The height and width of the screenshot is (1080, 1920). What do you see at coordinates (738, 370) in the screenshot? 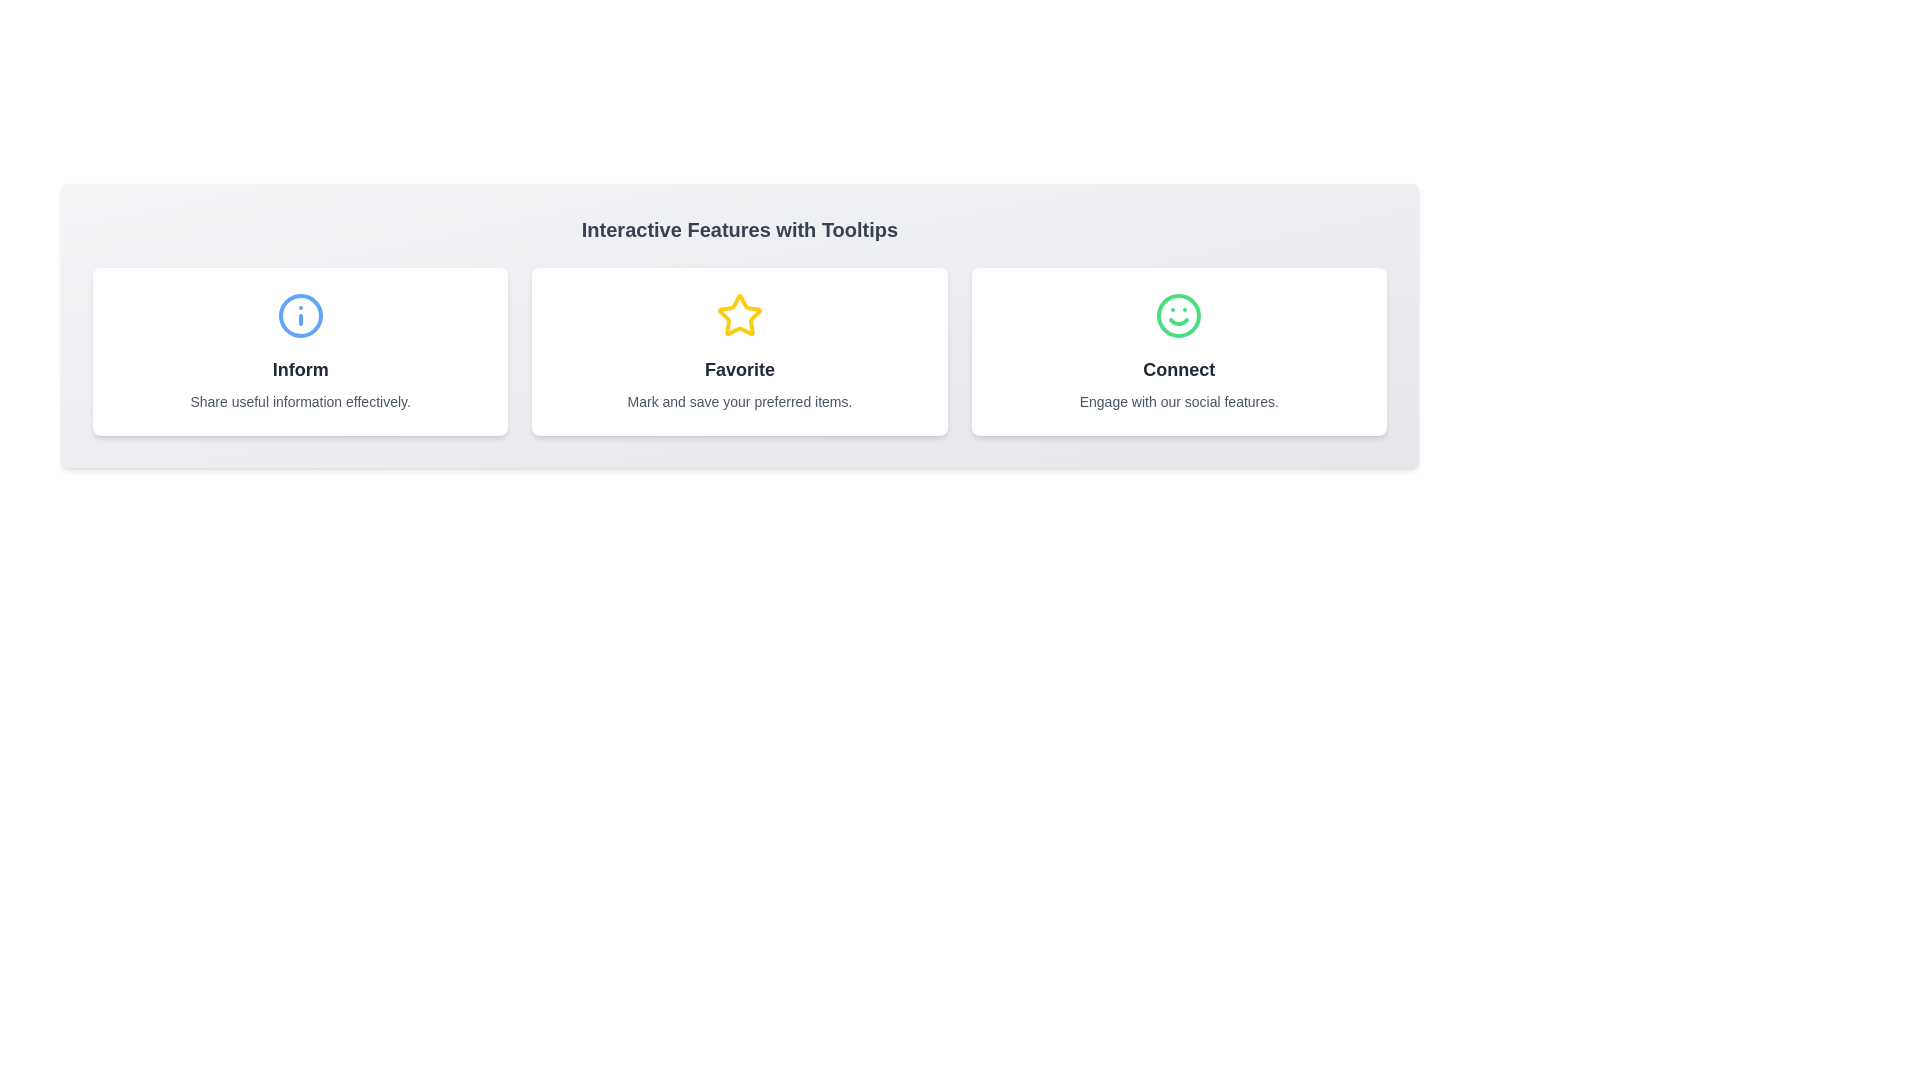
I see `the 'Favorite' text label, which is bold, large, and dark gray, located in the second card of a horizontally aligned group of three containers` at bounding box center [738, 370].